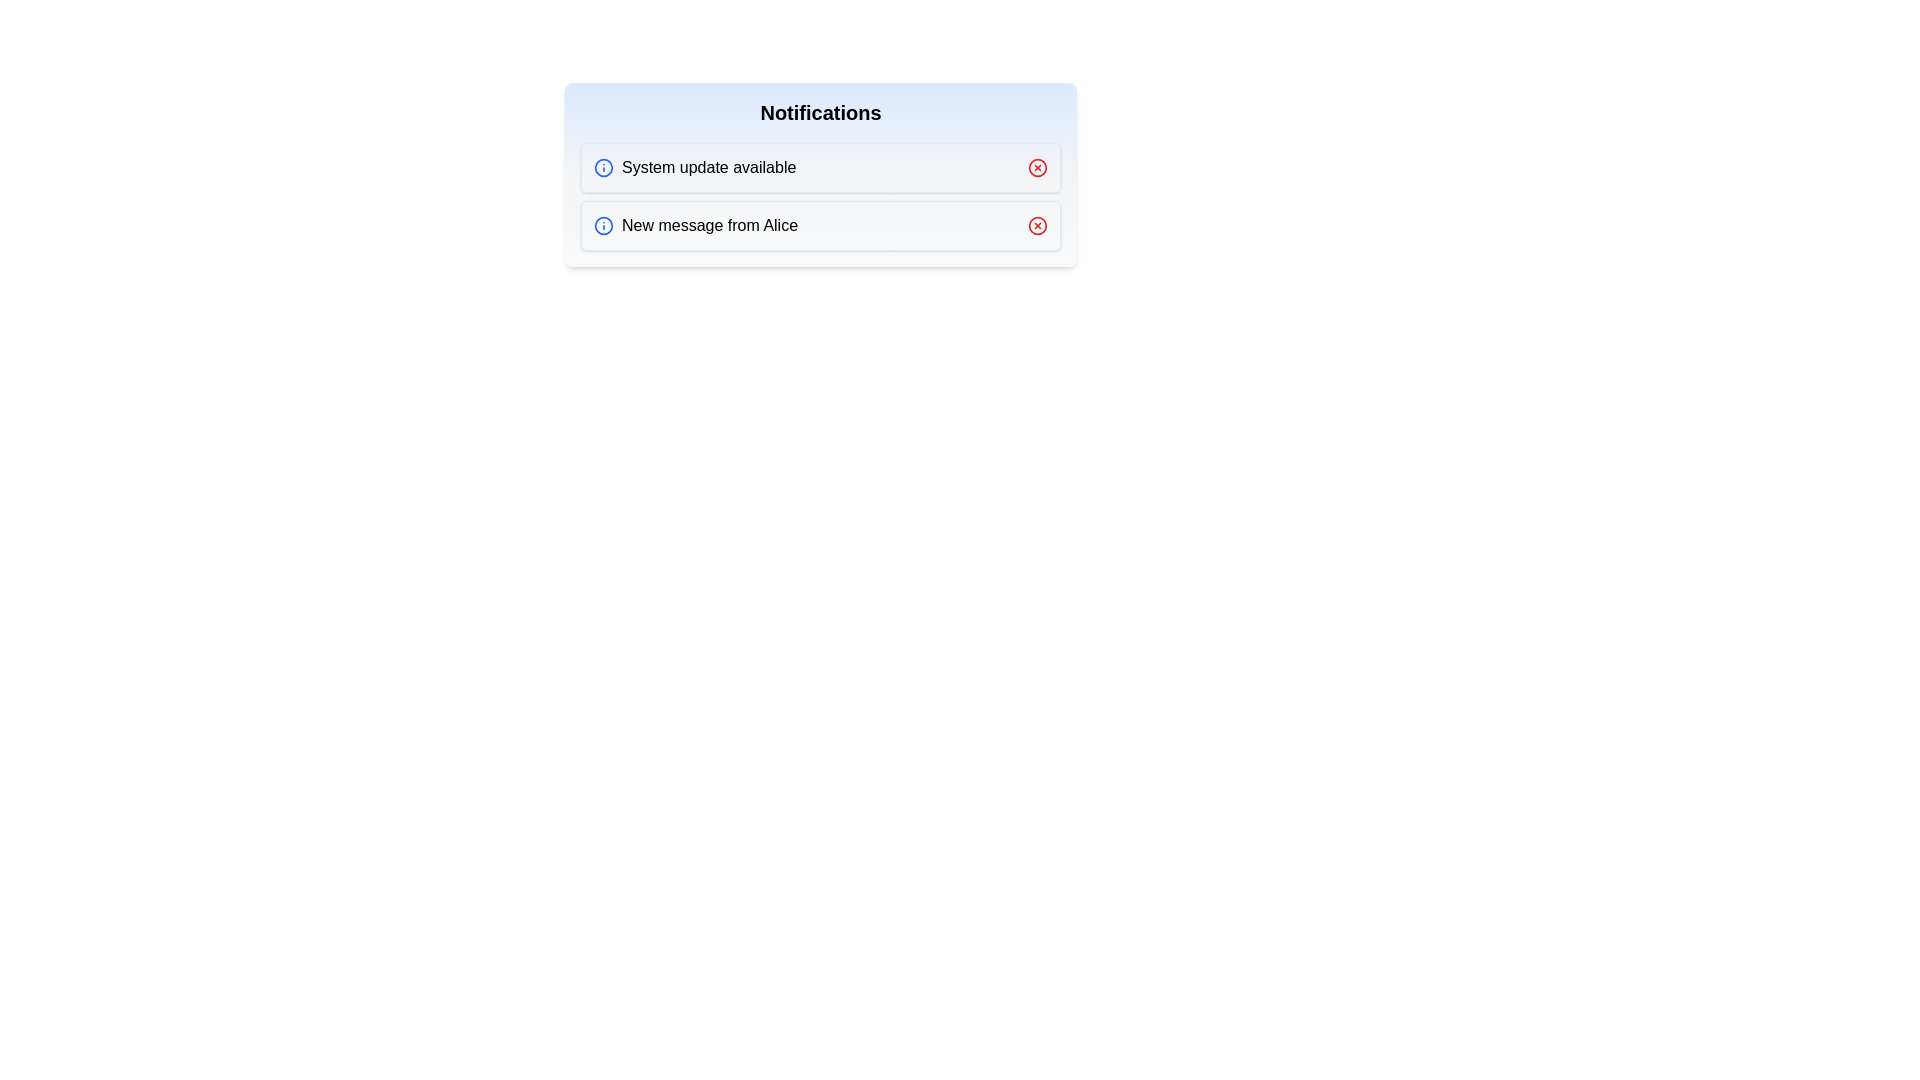 The width and height of the screenshot is (1920, 1080). What do you see at coordinates (603, 167) in the screenshot?
I see `the icon representing the notification type for the first notification` at bounding box center [603, 167].